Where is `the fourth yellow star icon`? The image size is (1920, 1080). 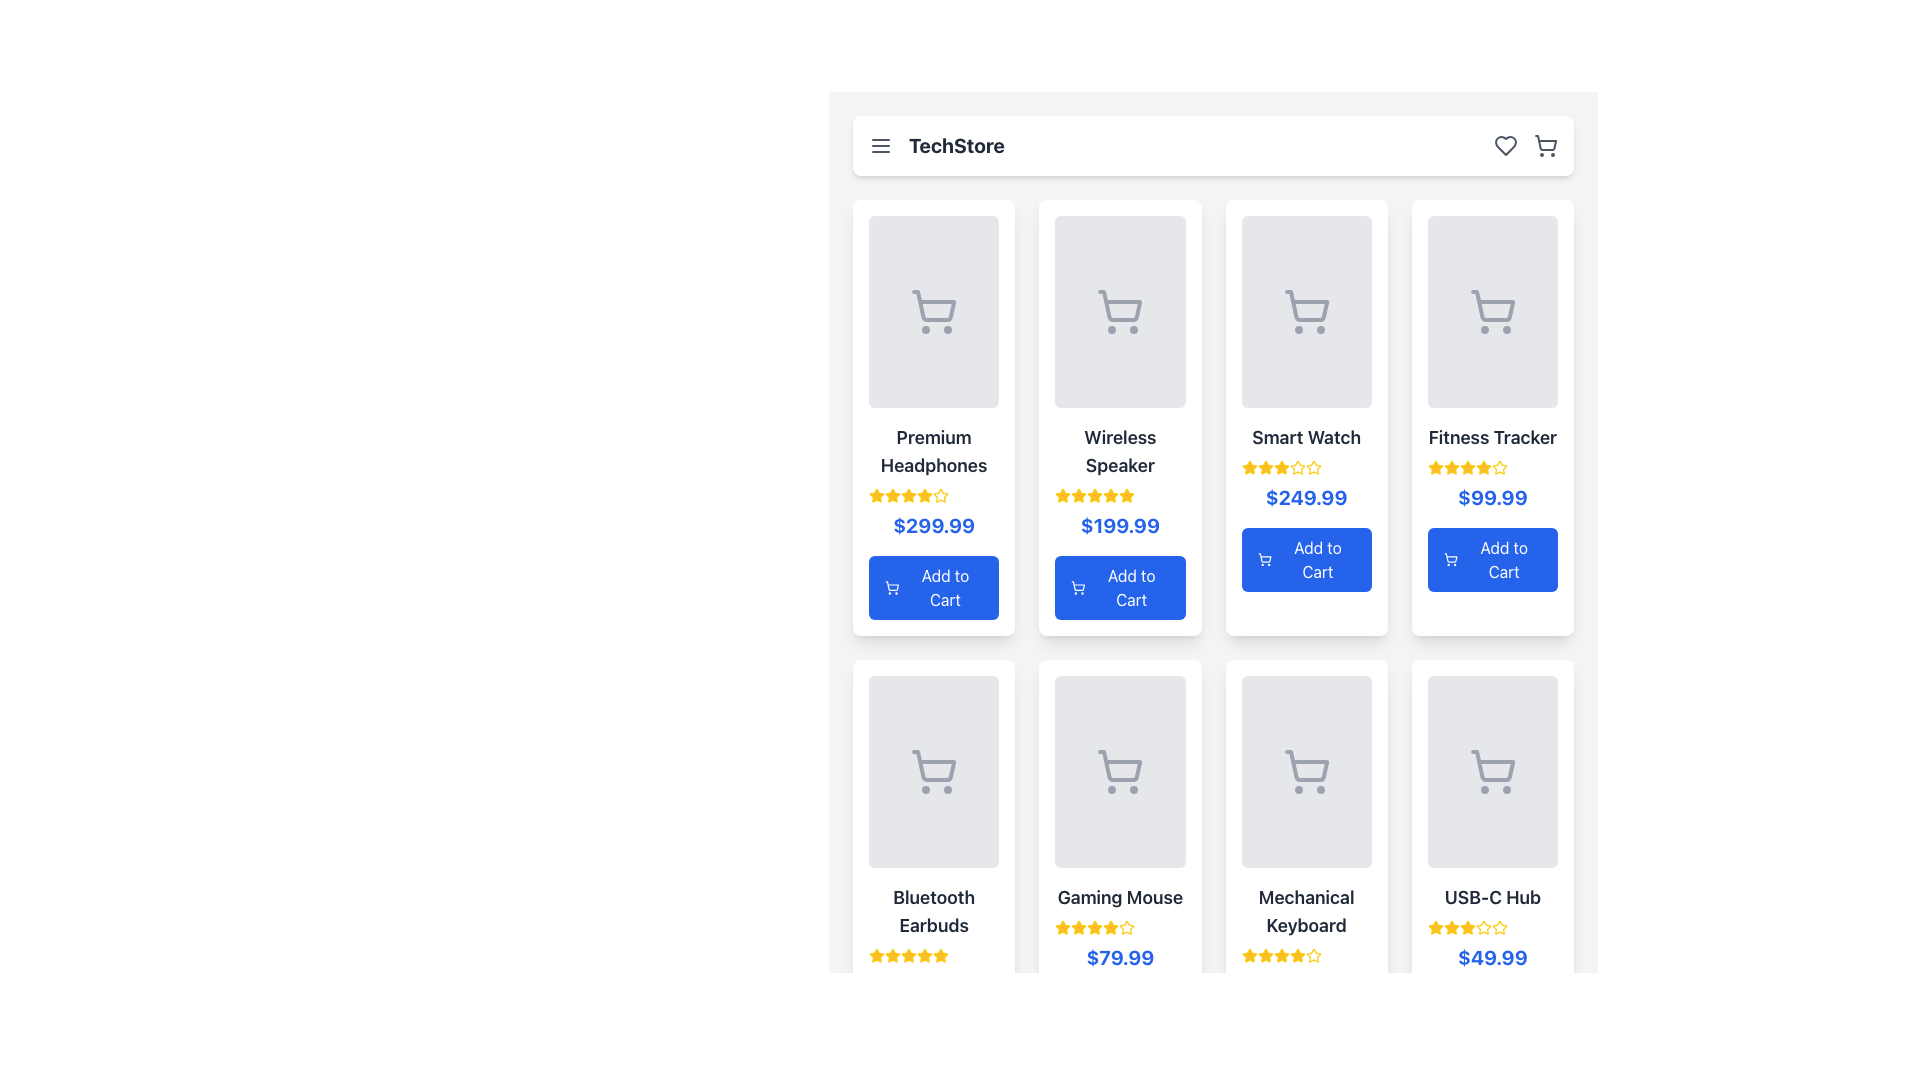
the fourth yellow star icon is located at coordinates (1281, 955).